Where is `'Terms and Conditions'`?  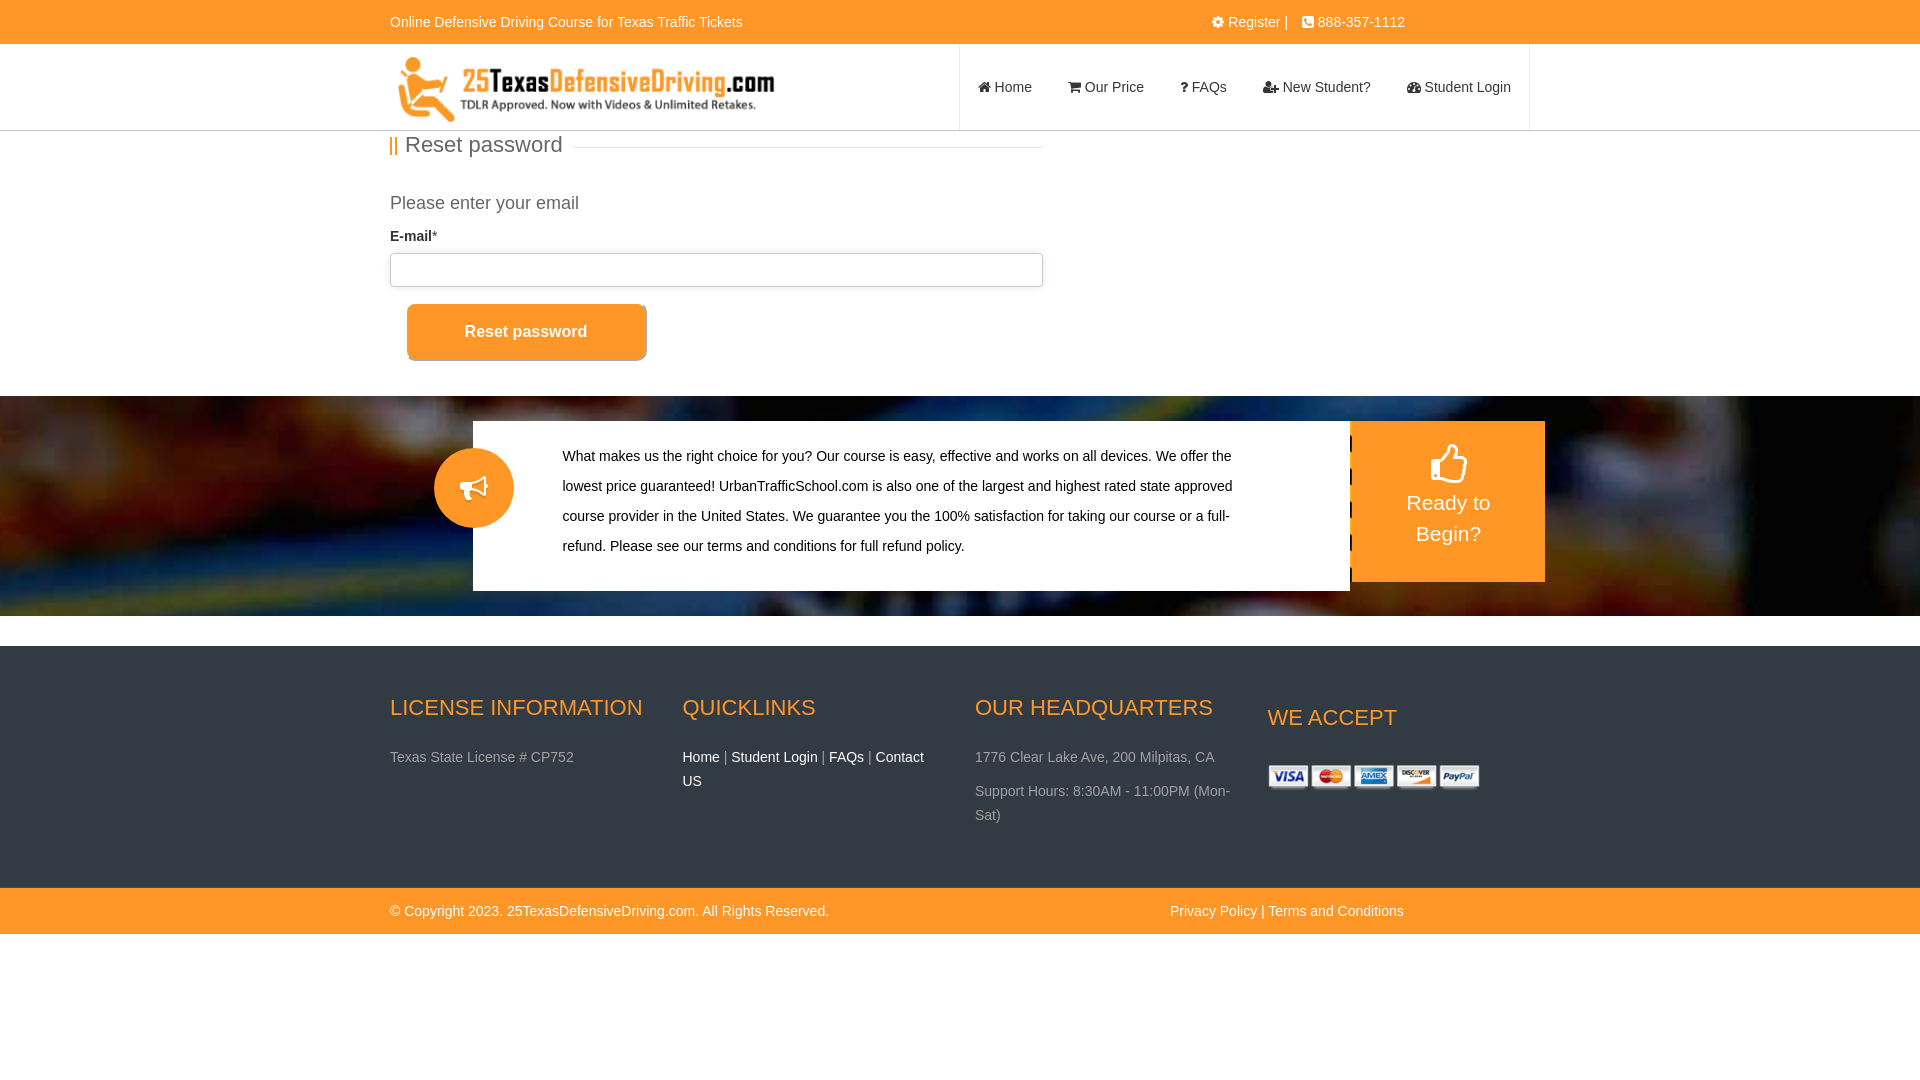
'Terms and Conditions' is located at coordinates (1266, 910).